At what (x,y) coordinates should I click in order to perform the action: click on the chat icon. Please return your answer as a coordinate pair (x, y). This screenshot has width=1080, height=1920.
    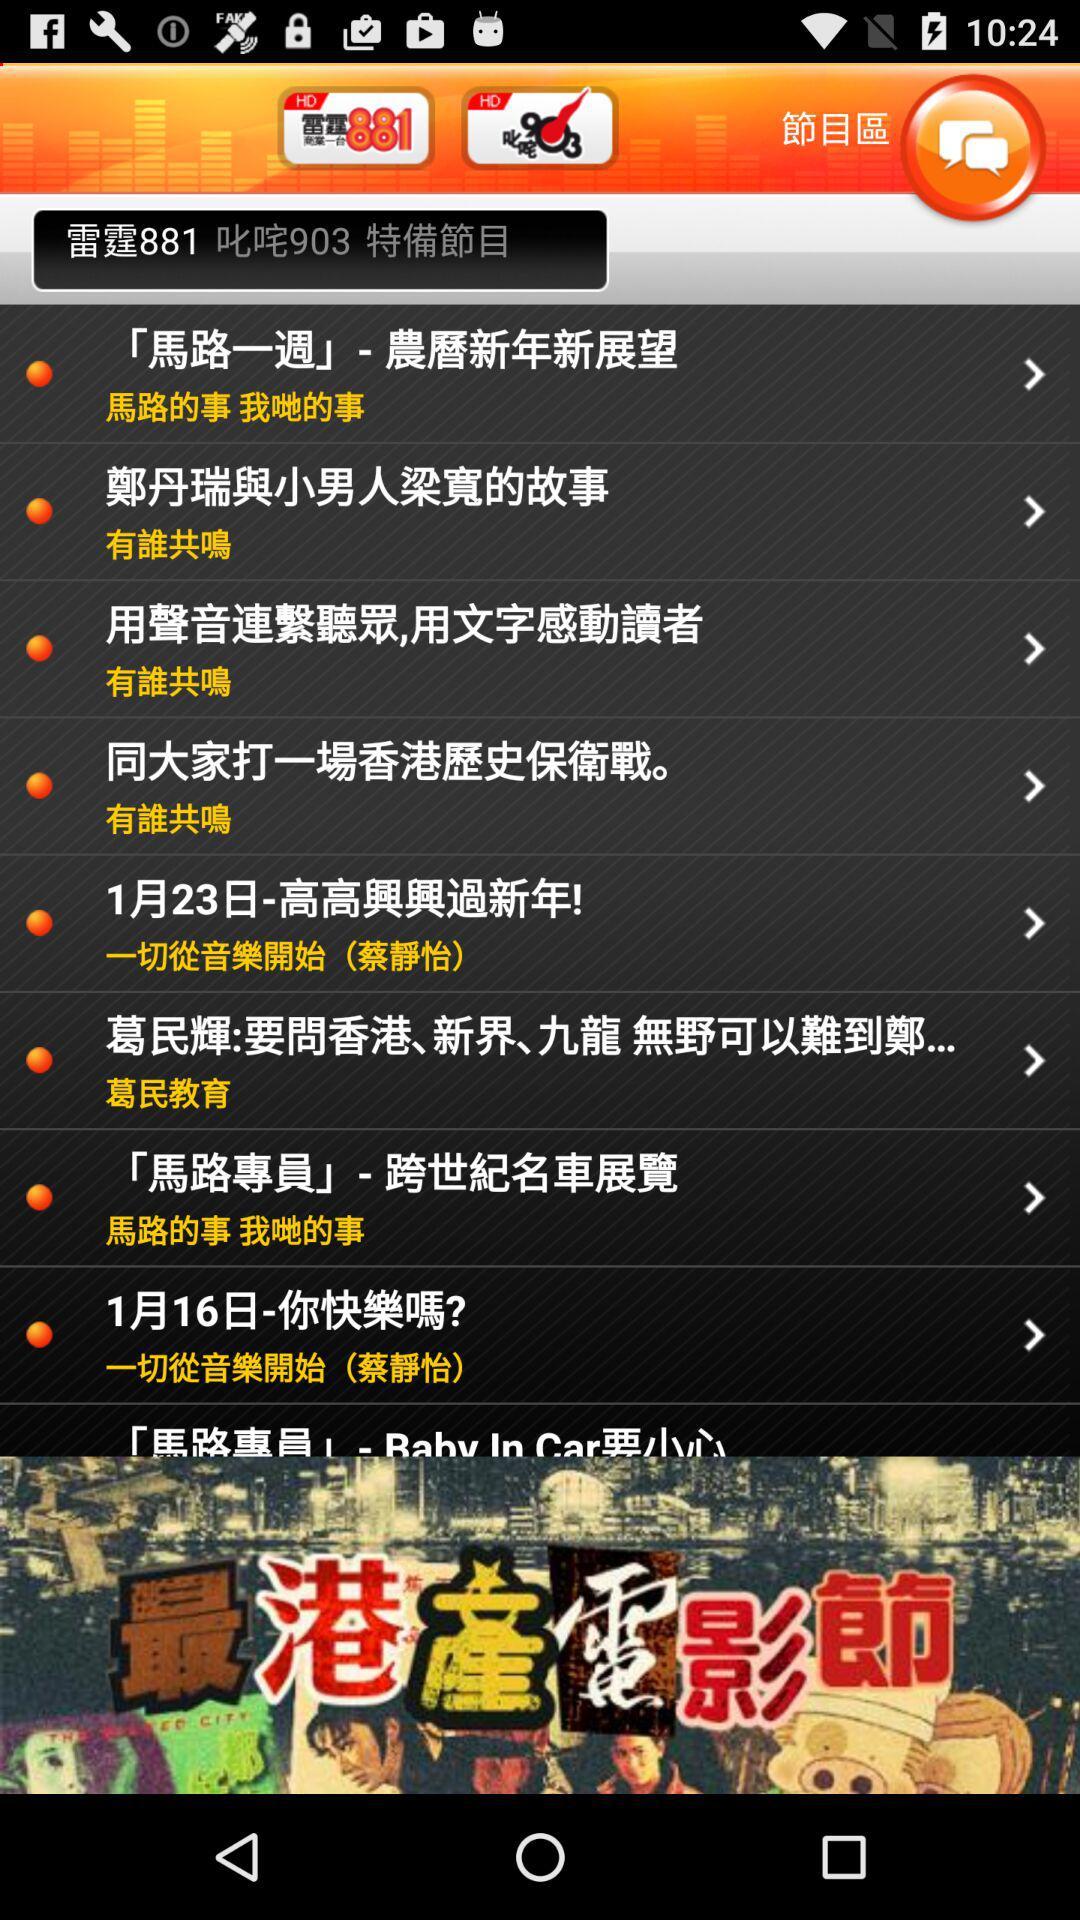
    Looking at the image, I should click on (971, 160).